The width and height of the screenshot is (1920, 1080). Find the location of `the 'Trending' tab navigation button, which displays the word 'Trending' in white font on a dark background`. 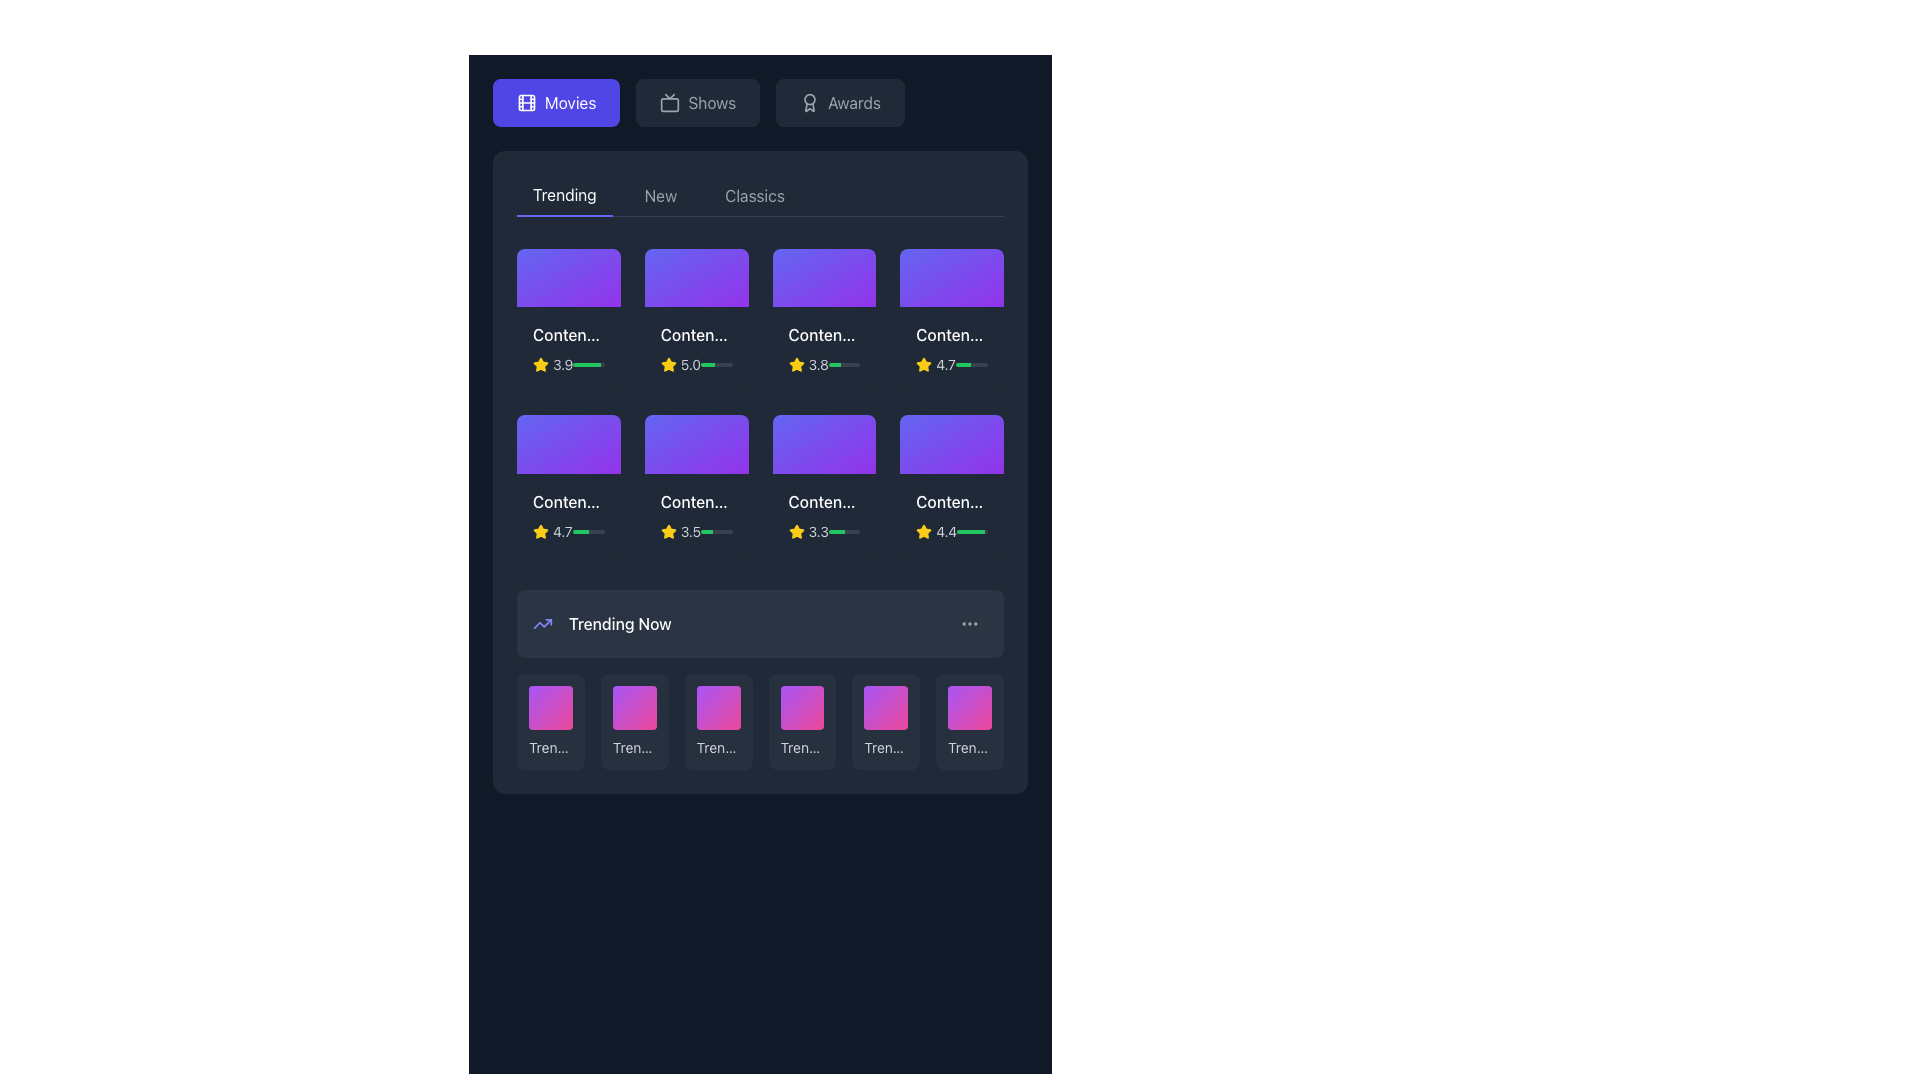

the 'Trending' tab navigation button, which displays the word 'Trending' in white font on a dark background is located at coordinates (563, 196).